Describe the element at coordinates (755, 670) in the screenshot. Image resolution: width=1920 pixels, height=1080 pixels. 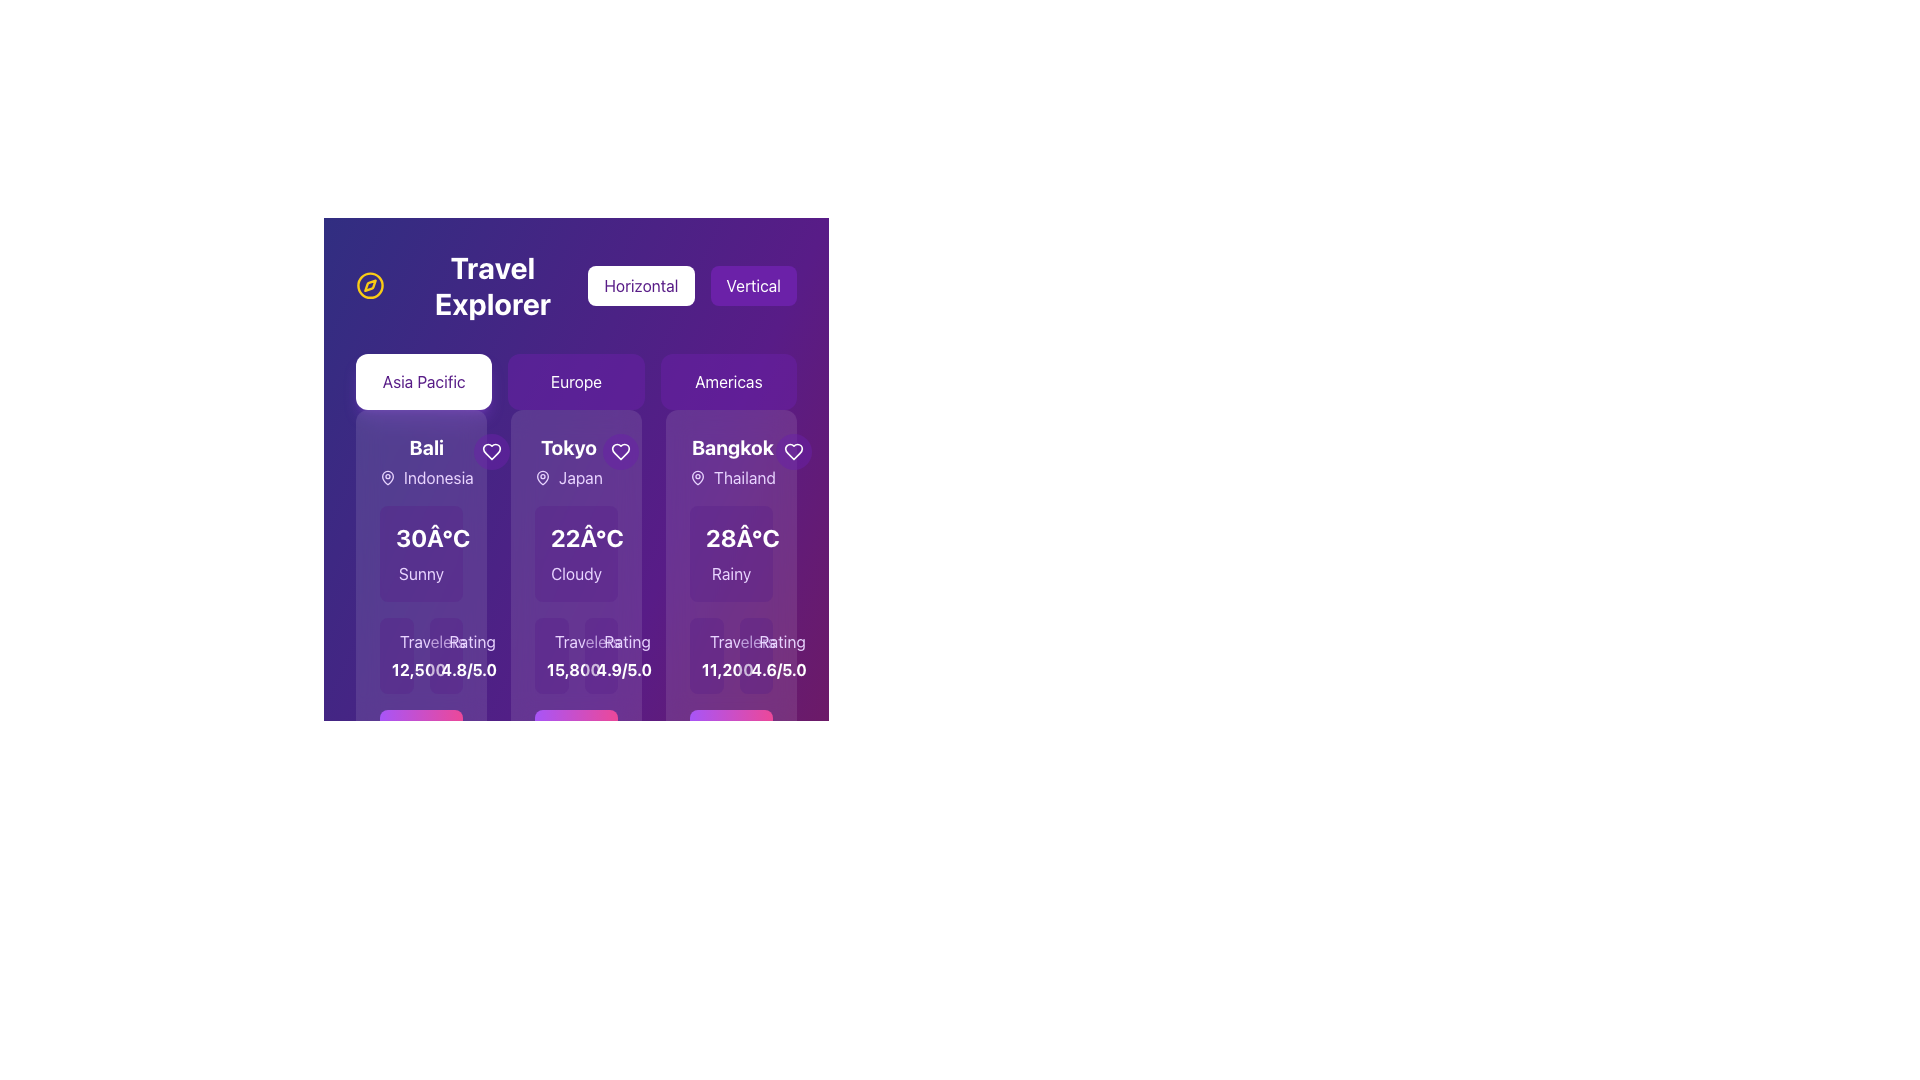
I see `the text label displaying '4.6/5.0' within the purple background card for the Bangkok destination, located below the temperature display and next to the 'Rating' label and icon` at that location.